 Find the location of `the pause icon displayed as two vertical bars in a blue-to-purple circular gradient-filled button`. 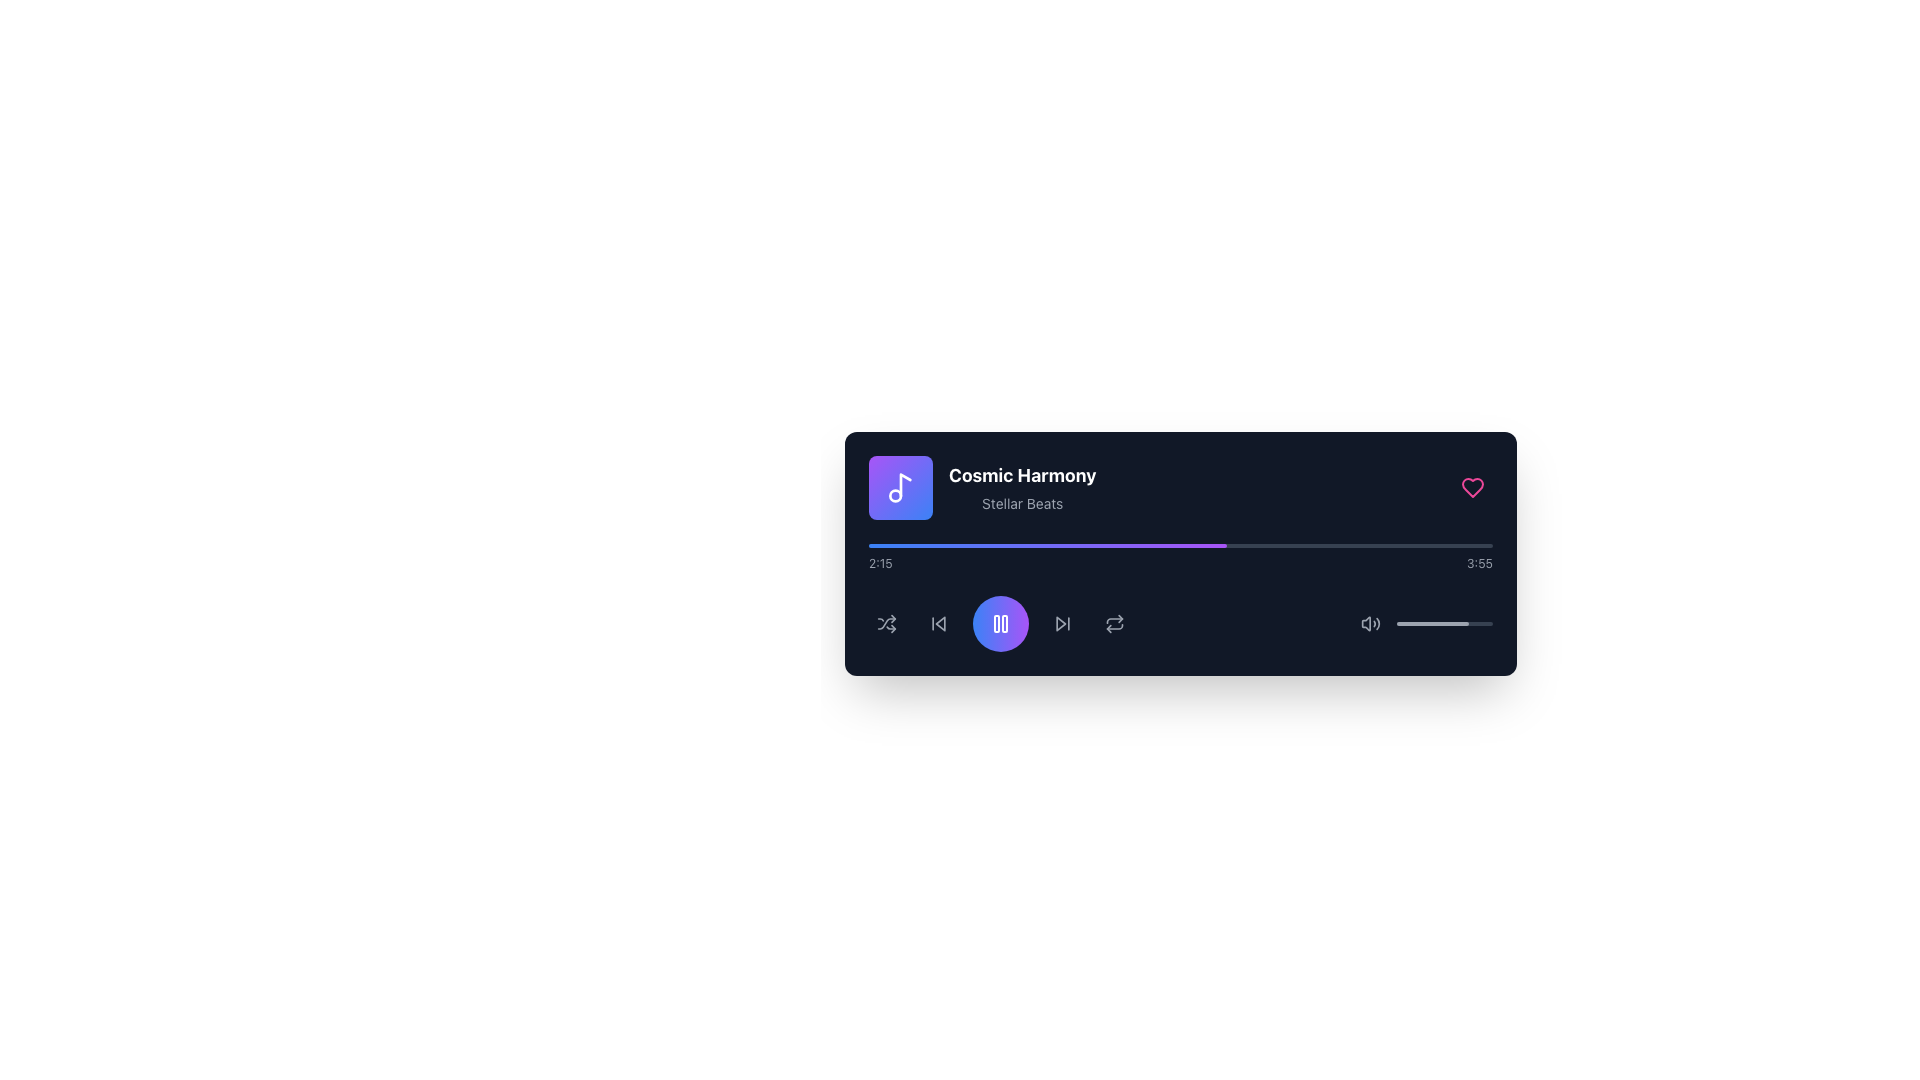

the pause icon displayed as two vertical bars in a blue-to-purple circular gradient-filled button is located at coordinates (1001, 623).